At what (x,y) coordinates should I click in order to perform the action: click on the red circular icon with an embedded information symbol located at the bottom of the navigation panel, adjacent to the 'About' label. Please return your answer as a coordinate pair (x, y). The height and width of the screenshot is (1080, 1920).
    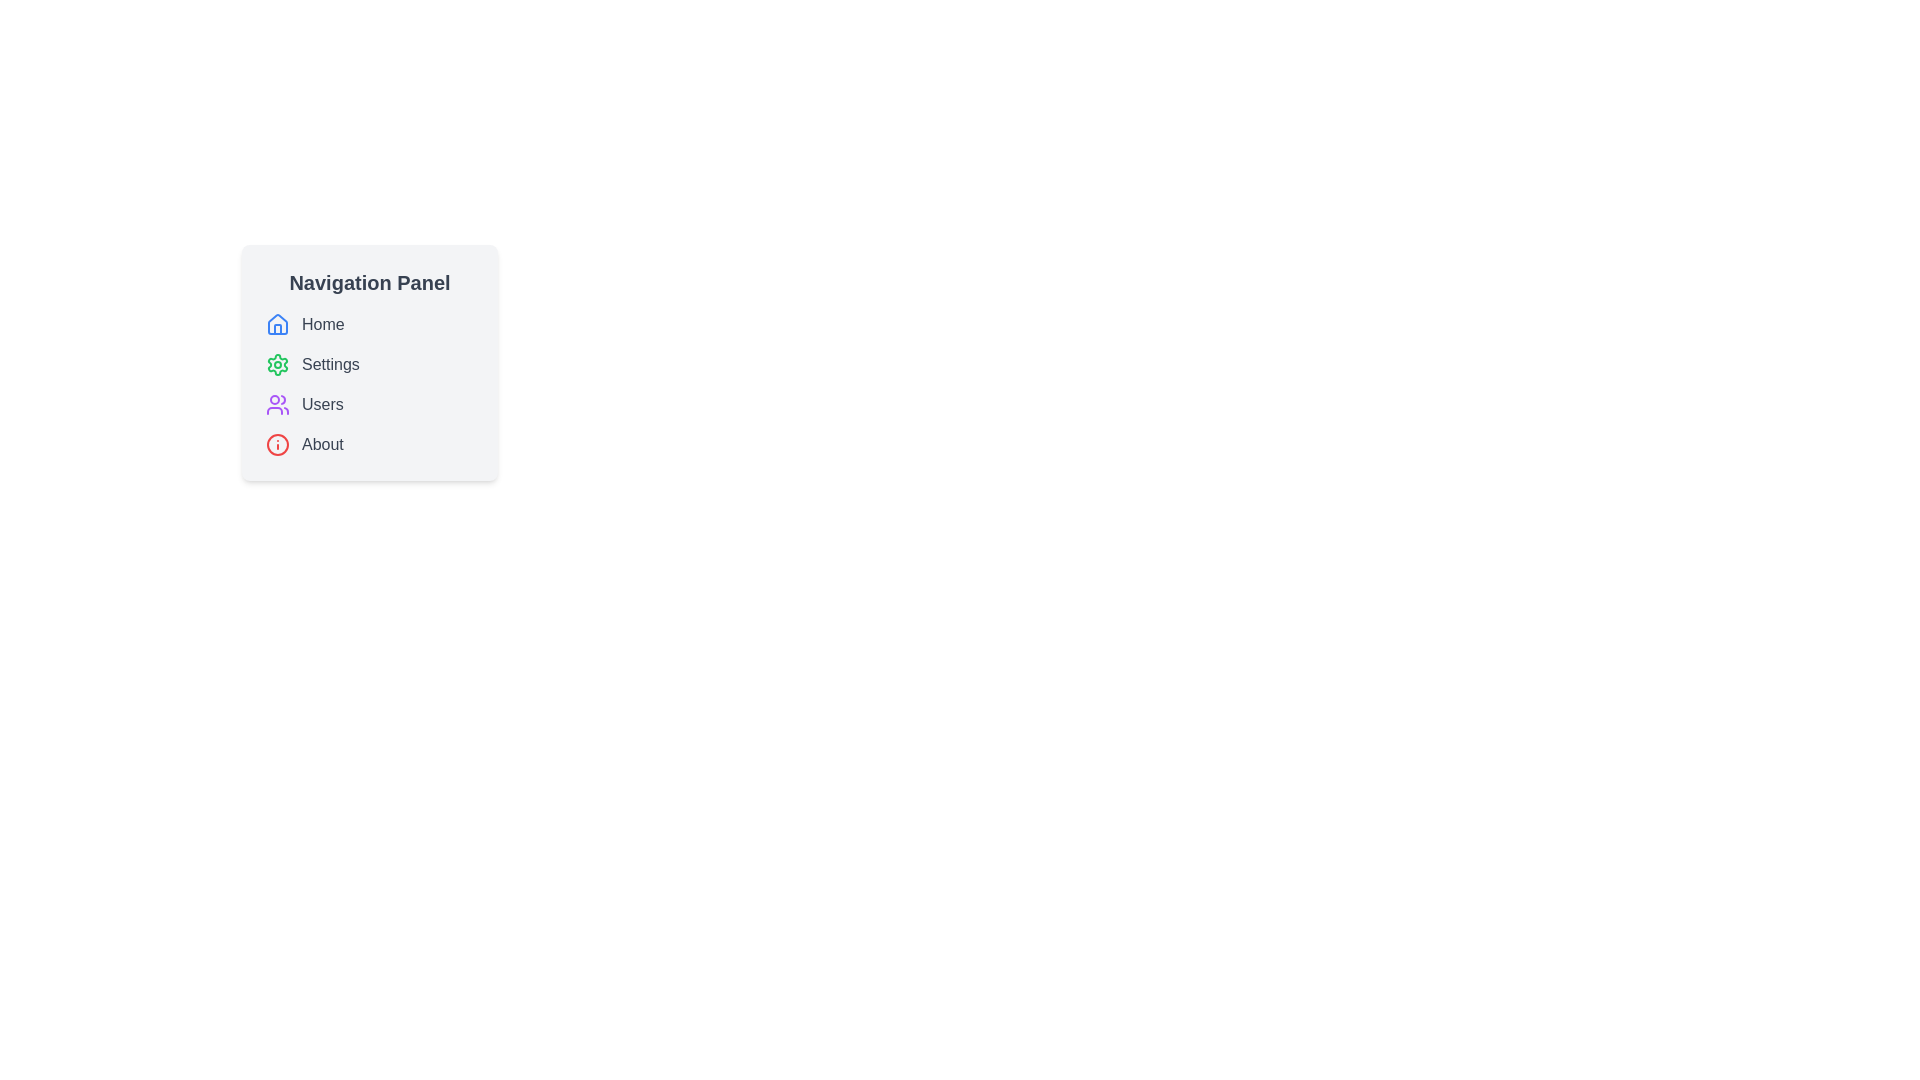
    Looking at the image, I should click on (277, 443).